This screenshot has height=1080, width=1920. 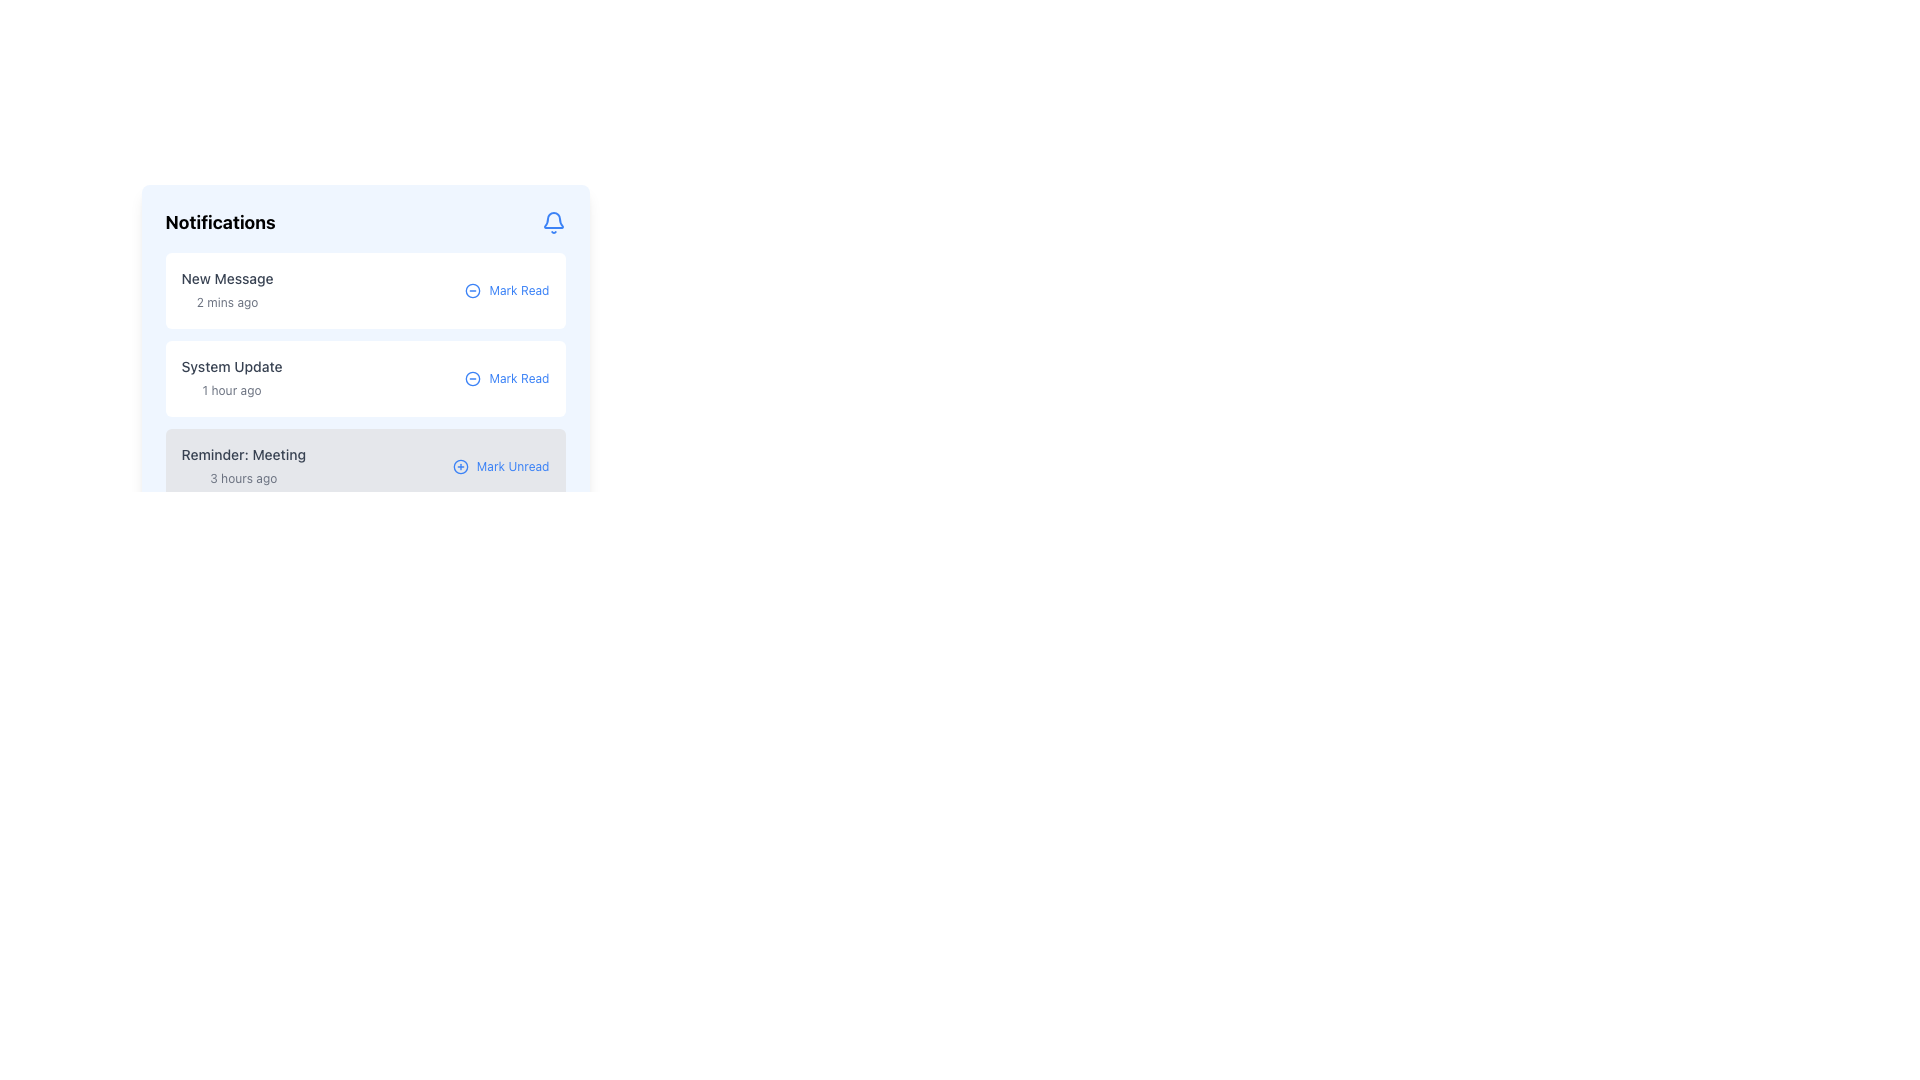 What do you see at coordinates (220, 223) in the screenshot?
I see `the bold text label reading 'Notifications' located at the top-left of the notification panel` at bounding box center [220, 223].